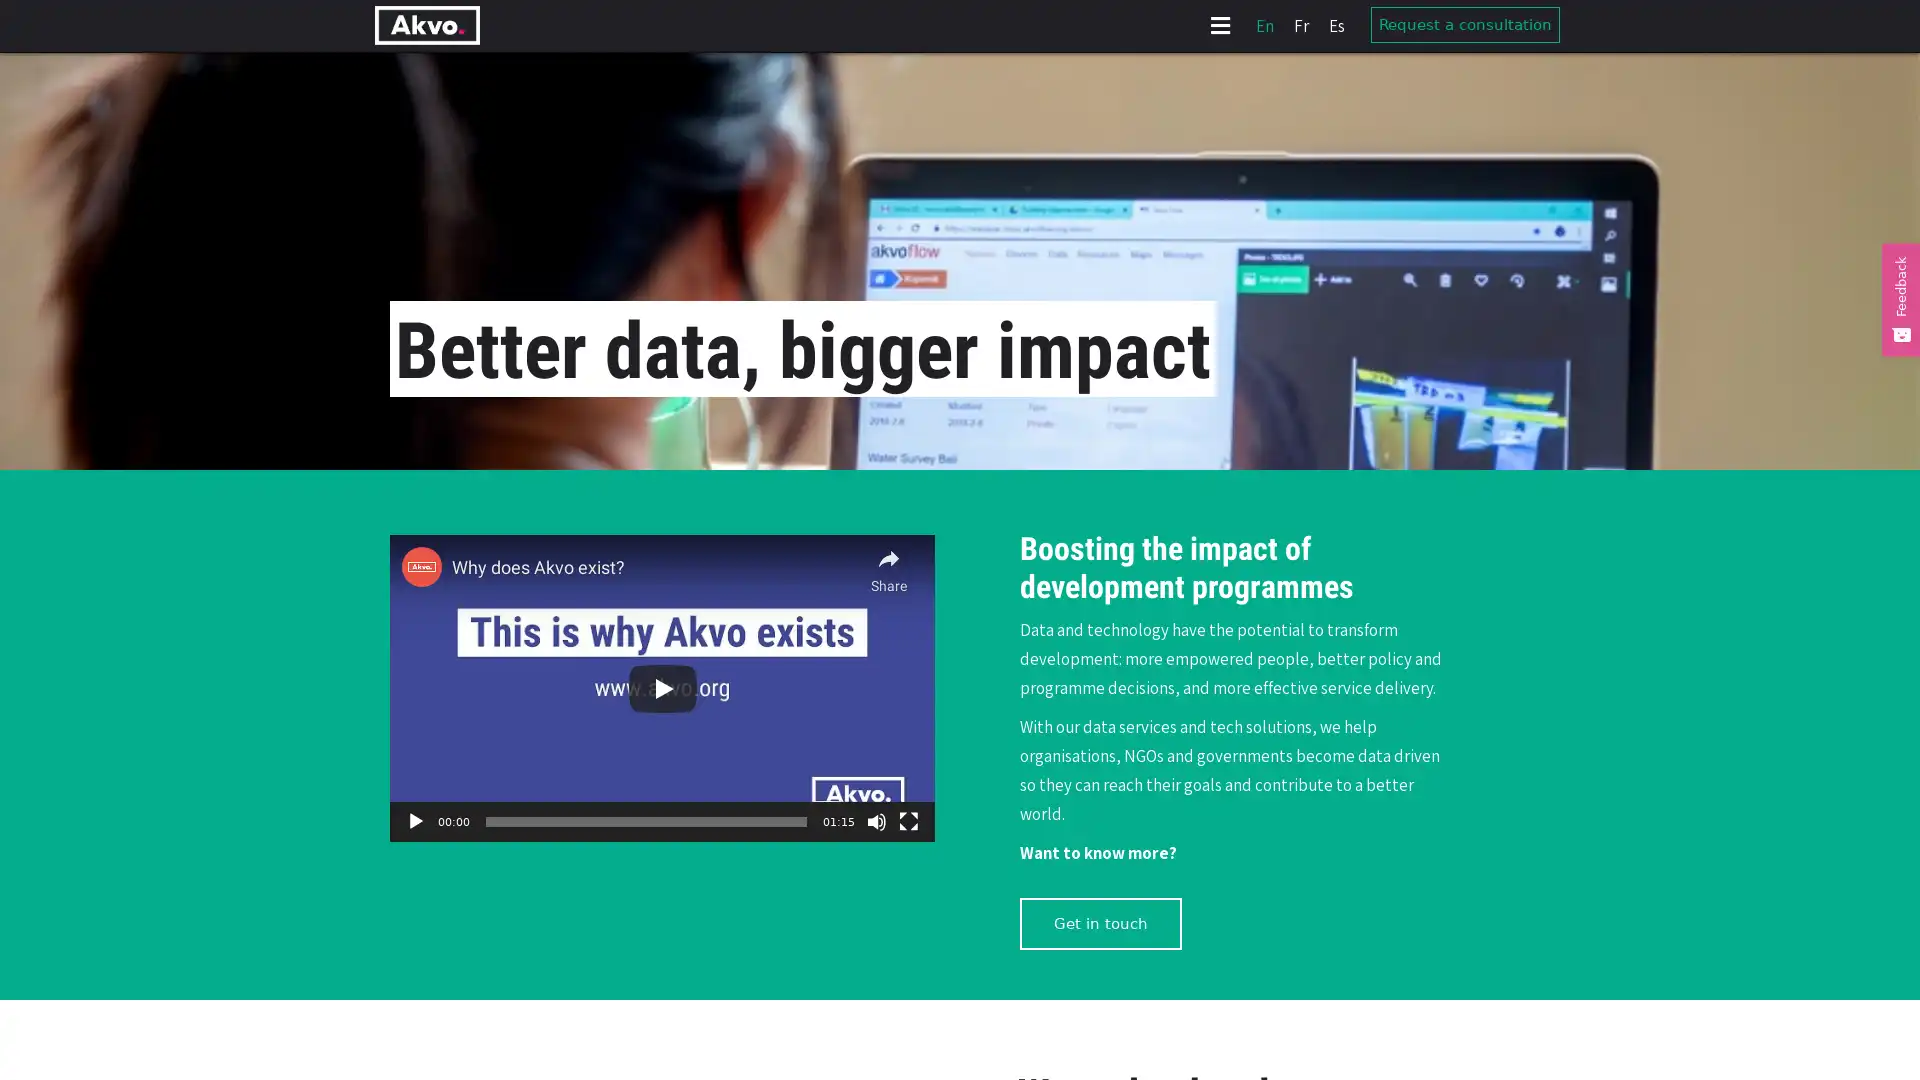  What do you see at coordinates (415, 821) in the screenshot?
I see `Play` at bounding box center [415, 821].